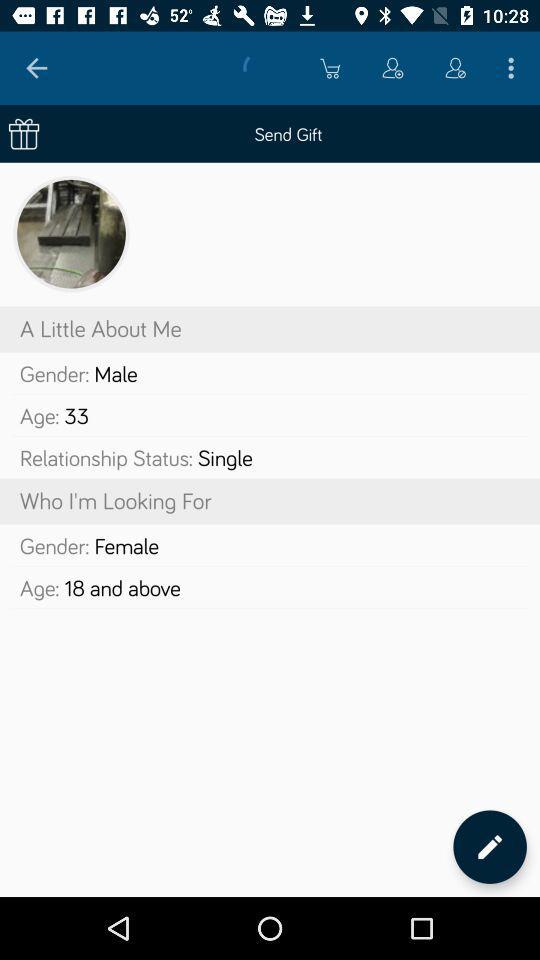 Image resolution: width=540 pixels, height=960 pixels. Describe the element at coordinates (270, 132) in the screenshot. I see `the send gift item` at that location.